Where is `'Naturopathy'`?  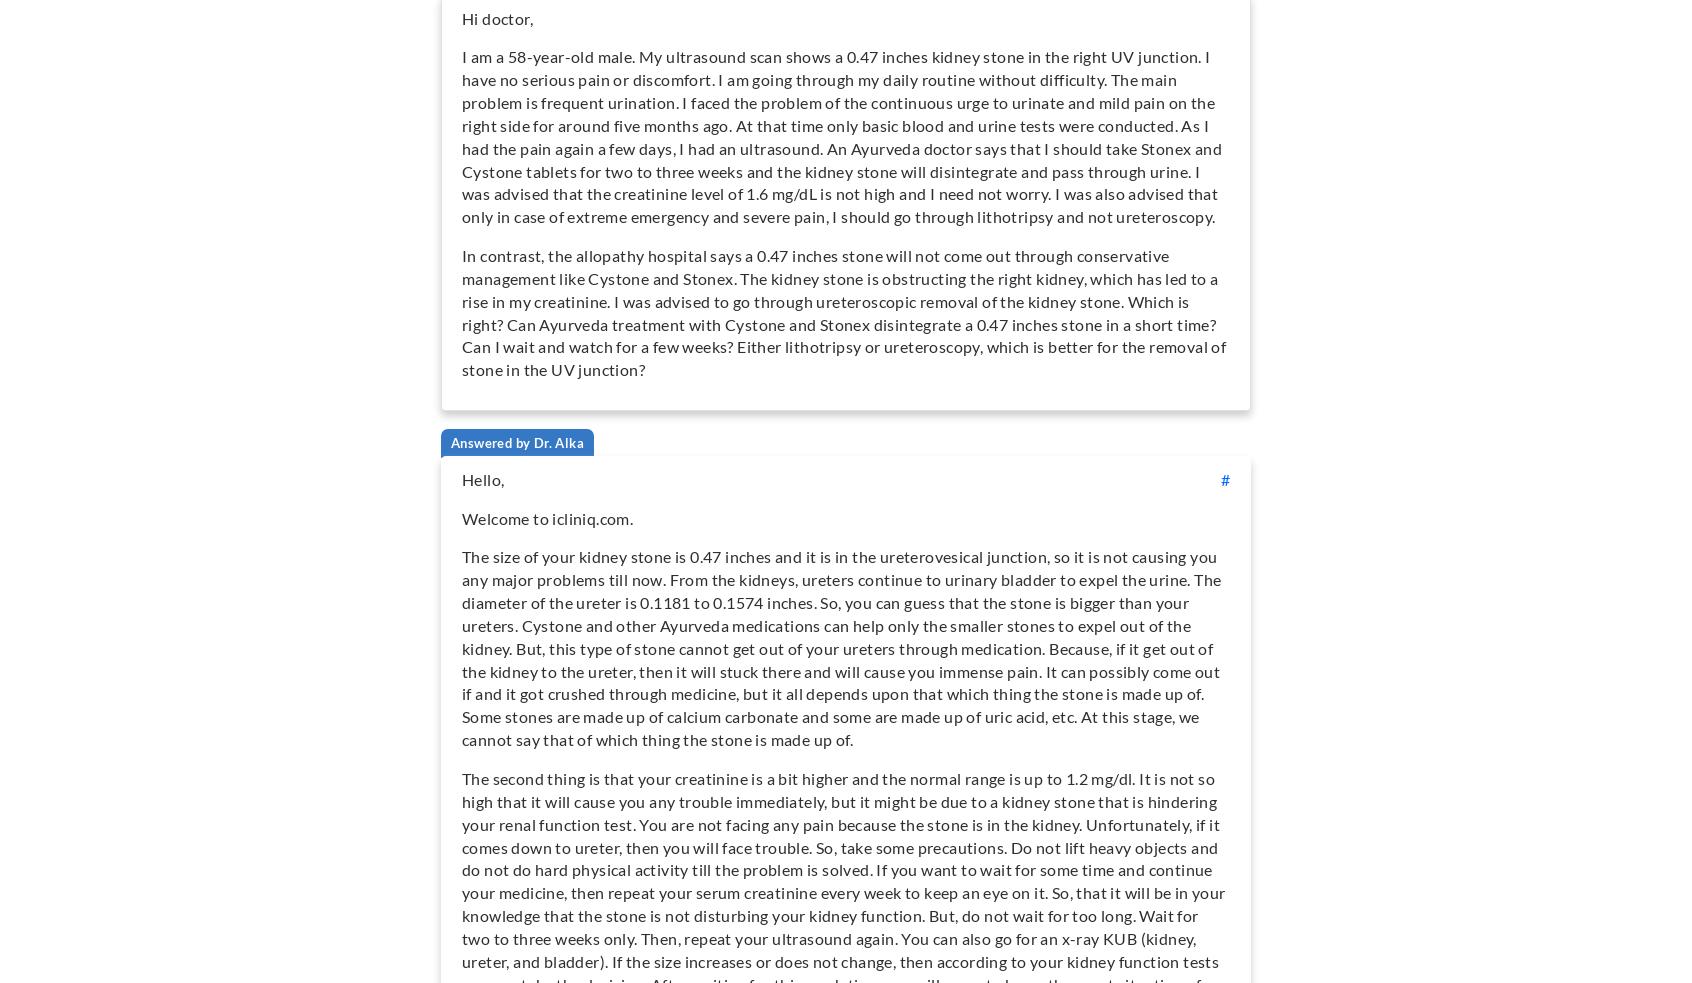 'Naturopathy' is located at coordinates (530, 402).